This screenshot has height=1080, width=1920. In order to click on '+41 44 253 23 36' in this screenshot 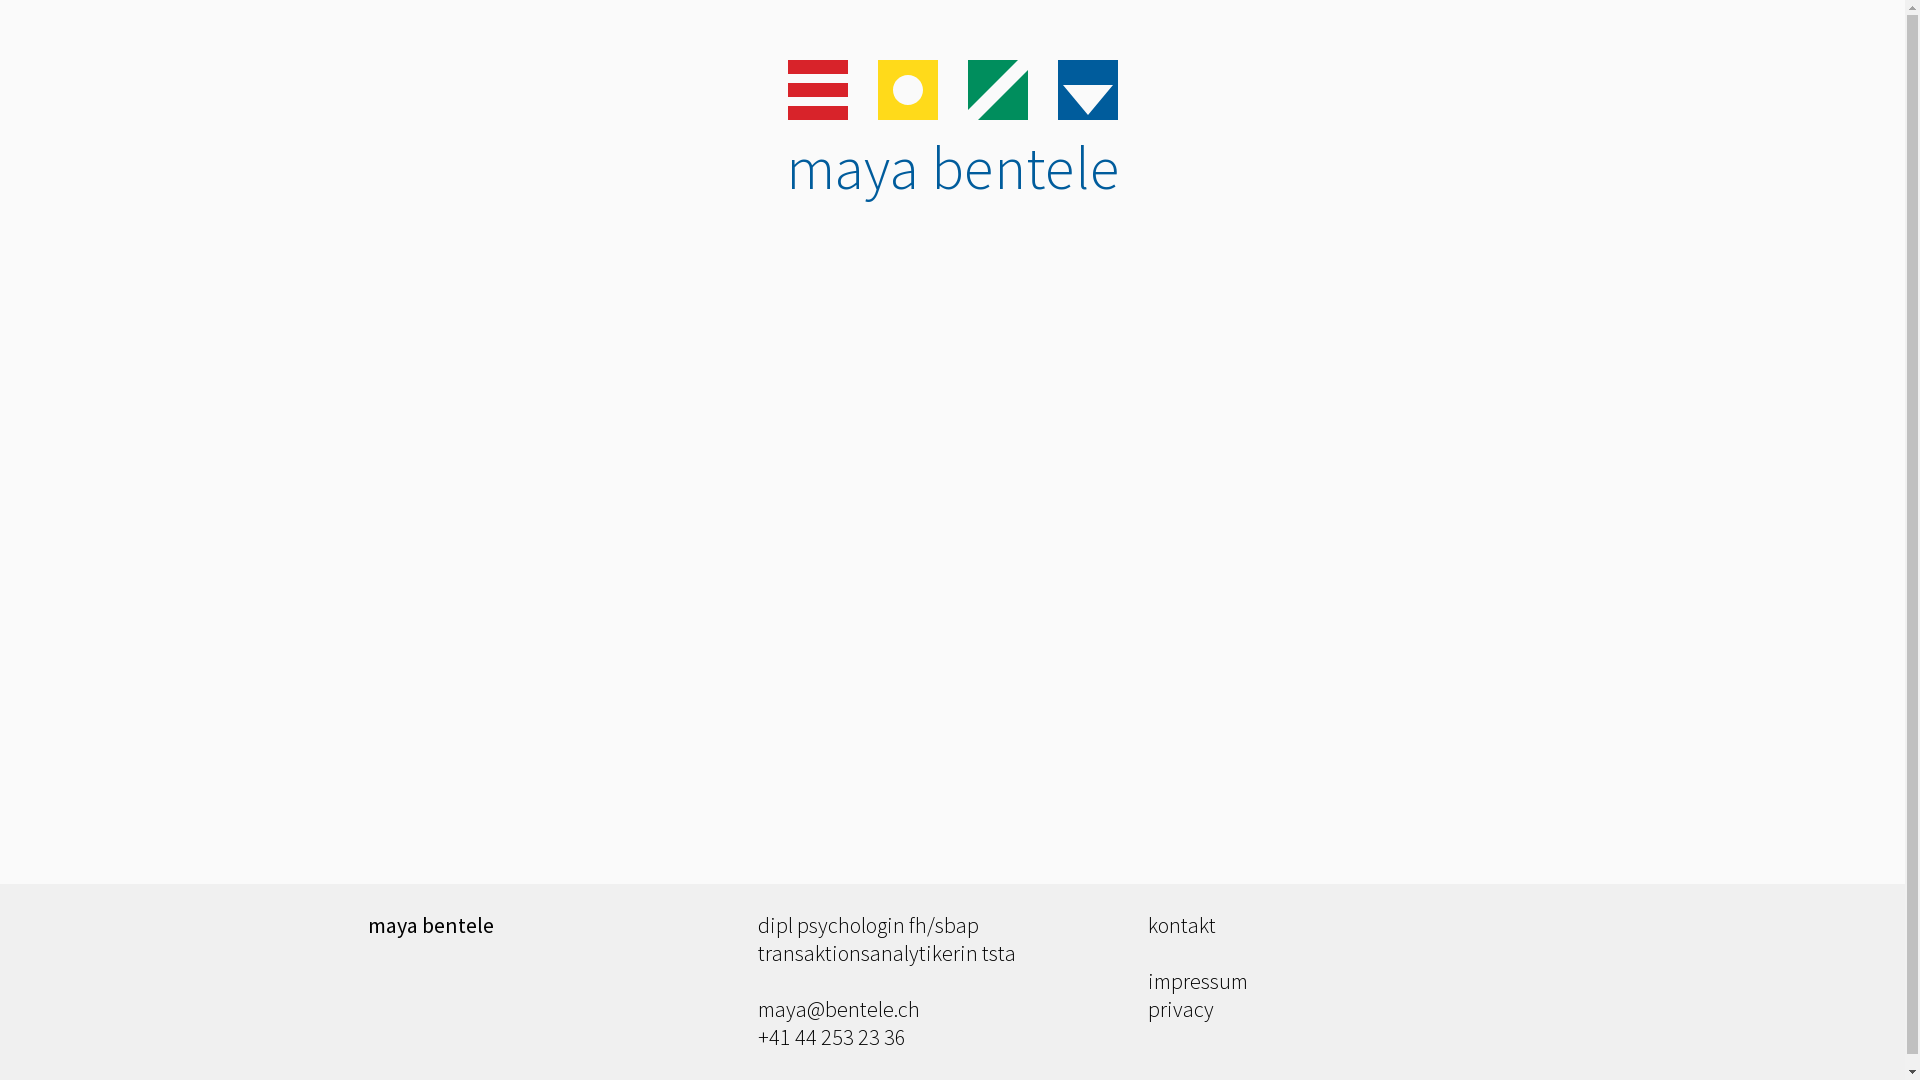, I will do `click(831, 1036)`.